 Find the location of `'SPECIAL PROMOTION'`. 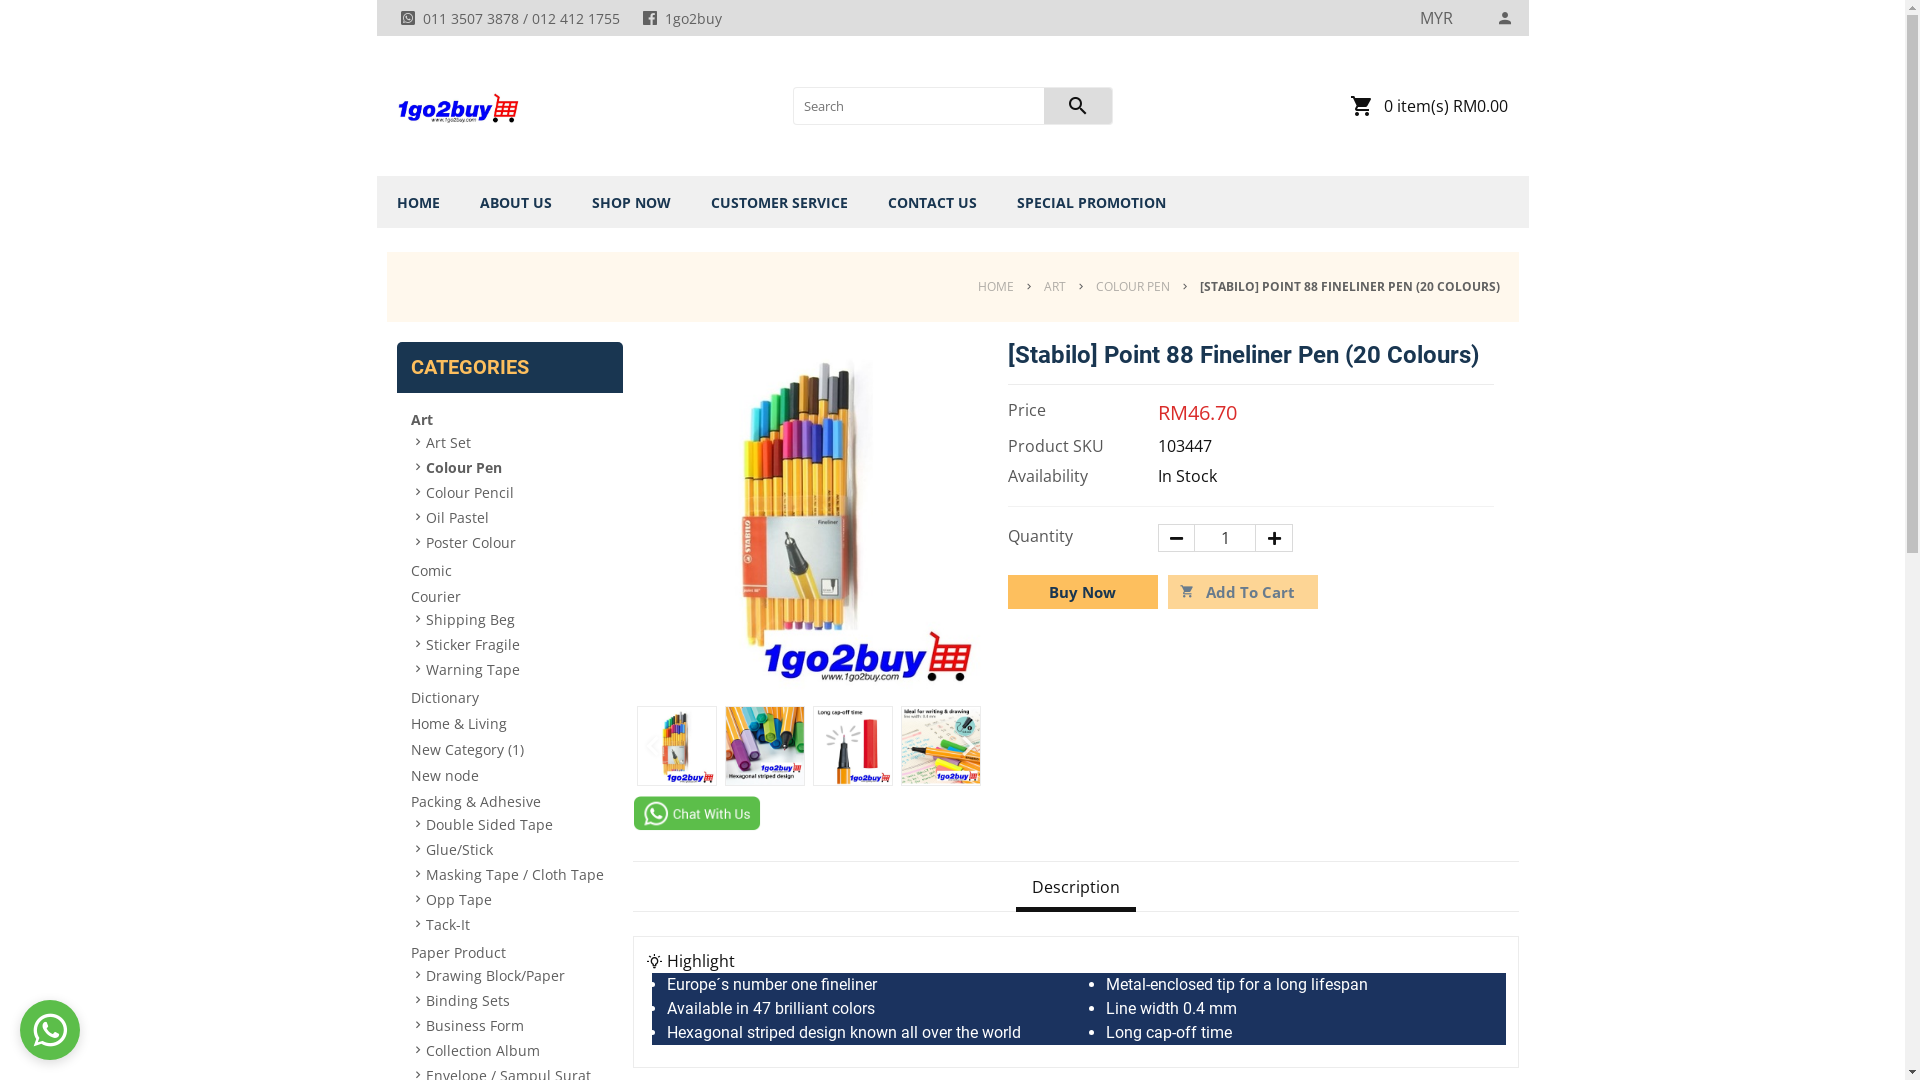

'SPECIAL PROMOTION' is located at coordinates (1089, 202).